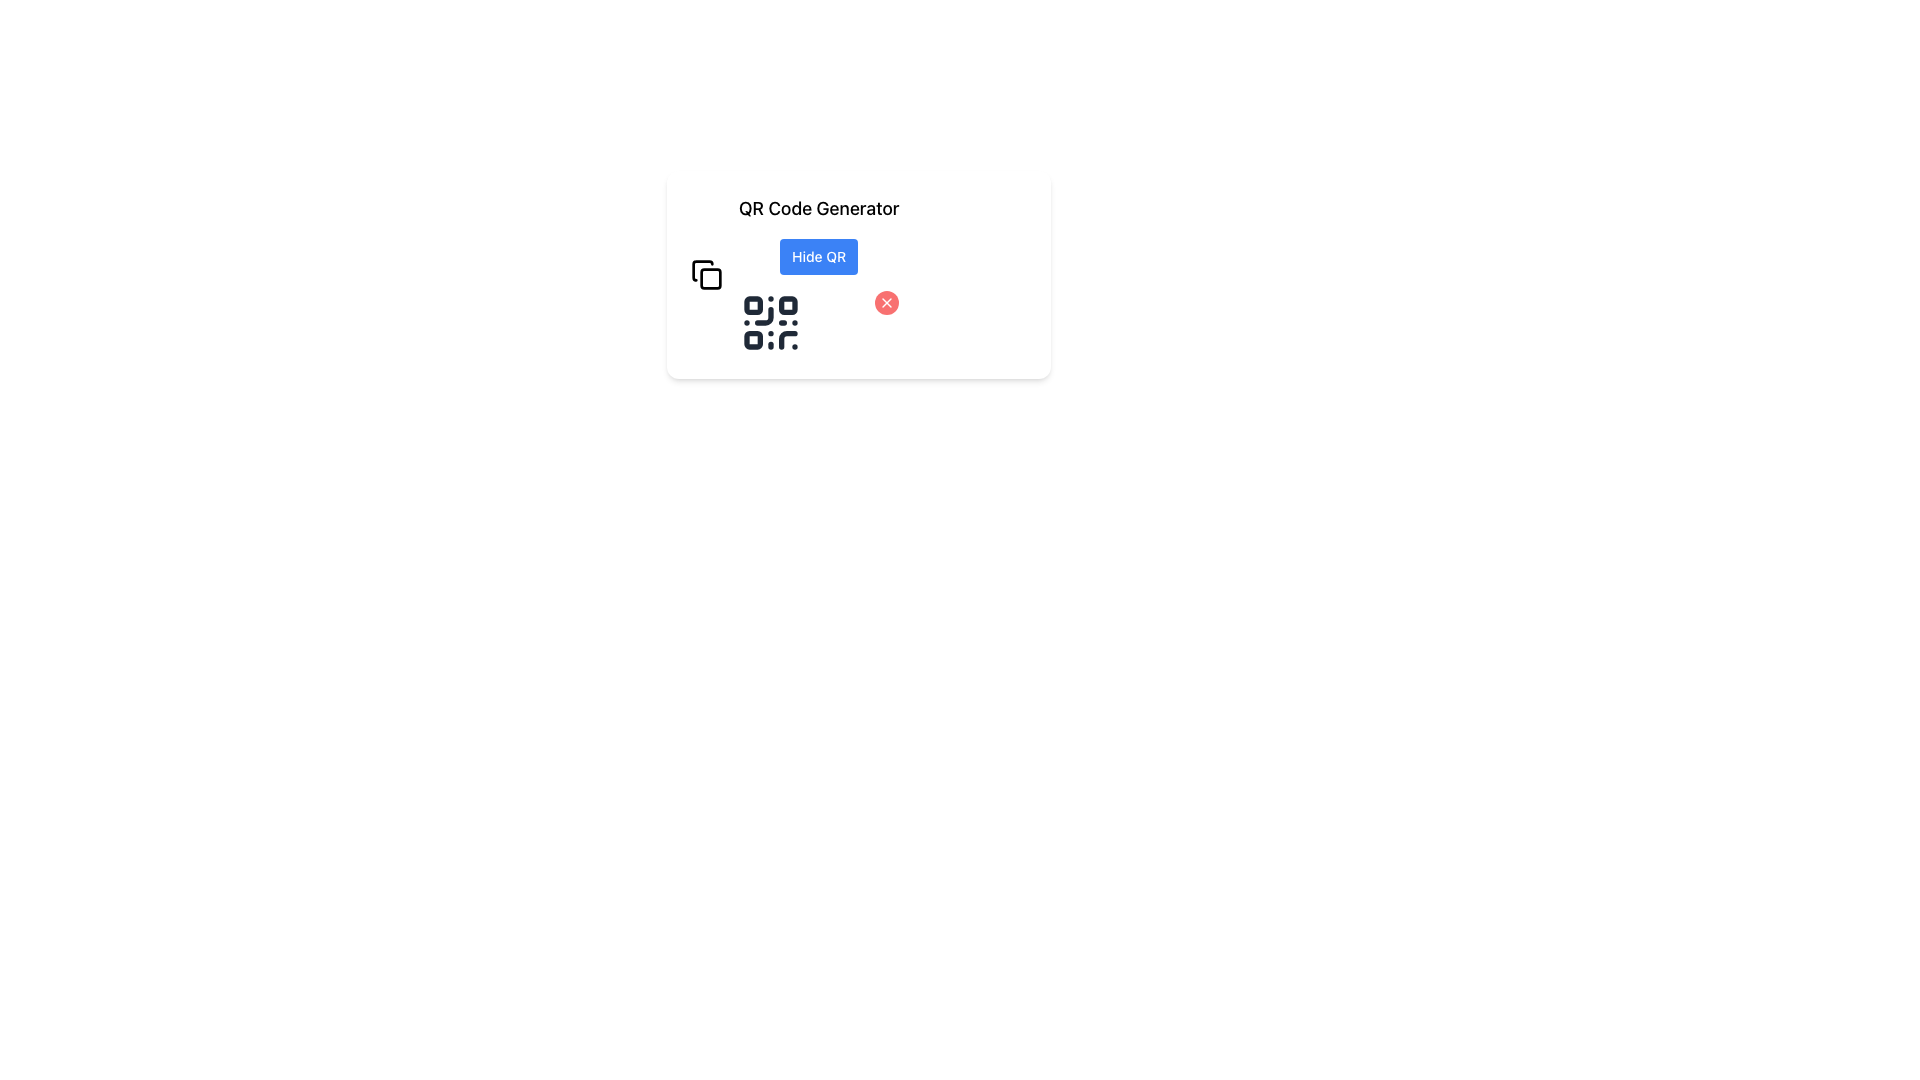  Describe the element at coordinates (787, 339) in the screenshot. I see `the Icon fragment located in the lower-right quadrant of the QR code-like design, characterized by a curved line indicating a stylized corner` at that location.